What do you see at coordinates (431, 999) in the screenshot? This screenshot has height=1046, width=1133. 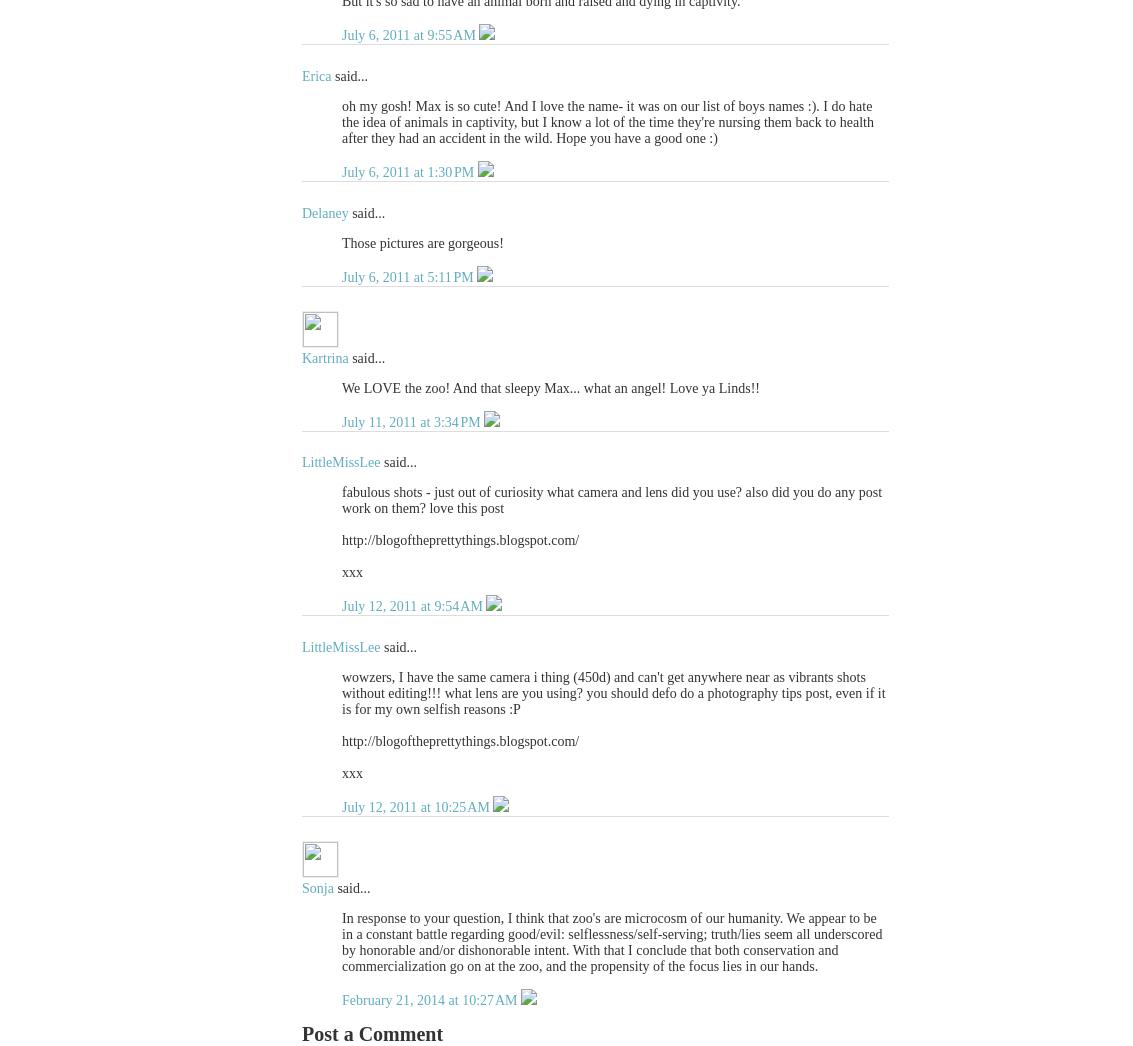 I see `'February 21, 2014 at 10:27 AM'` at bounding box center [431, 999].